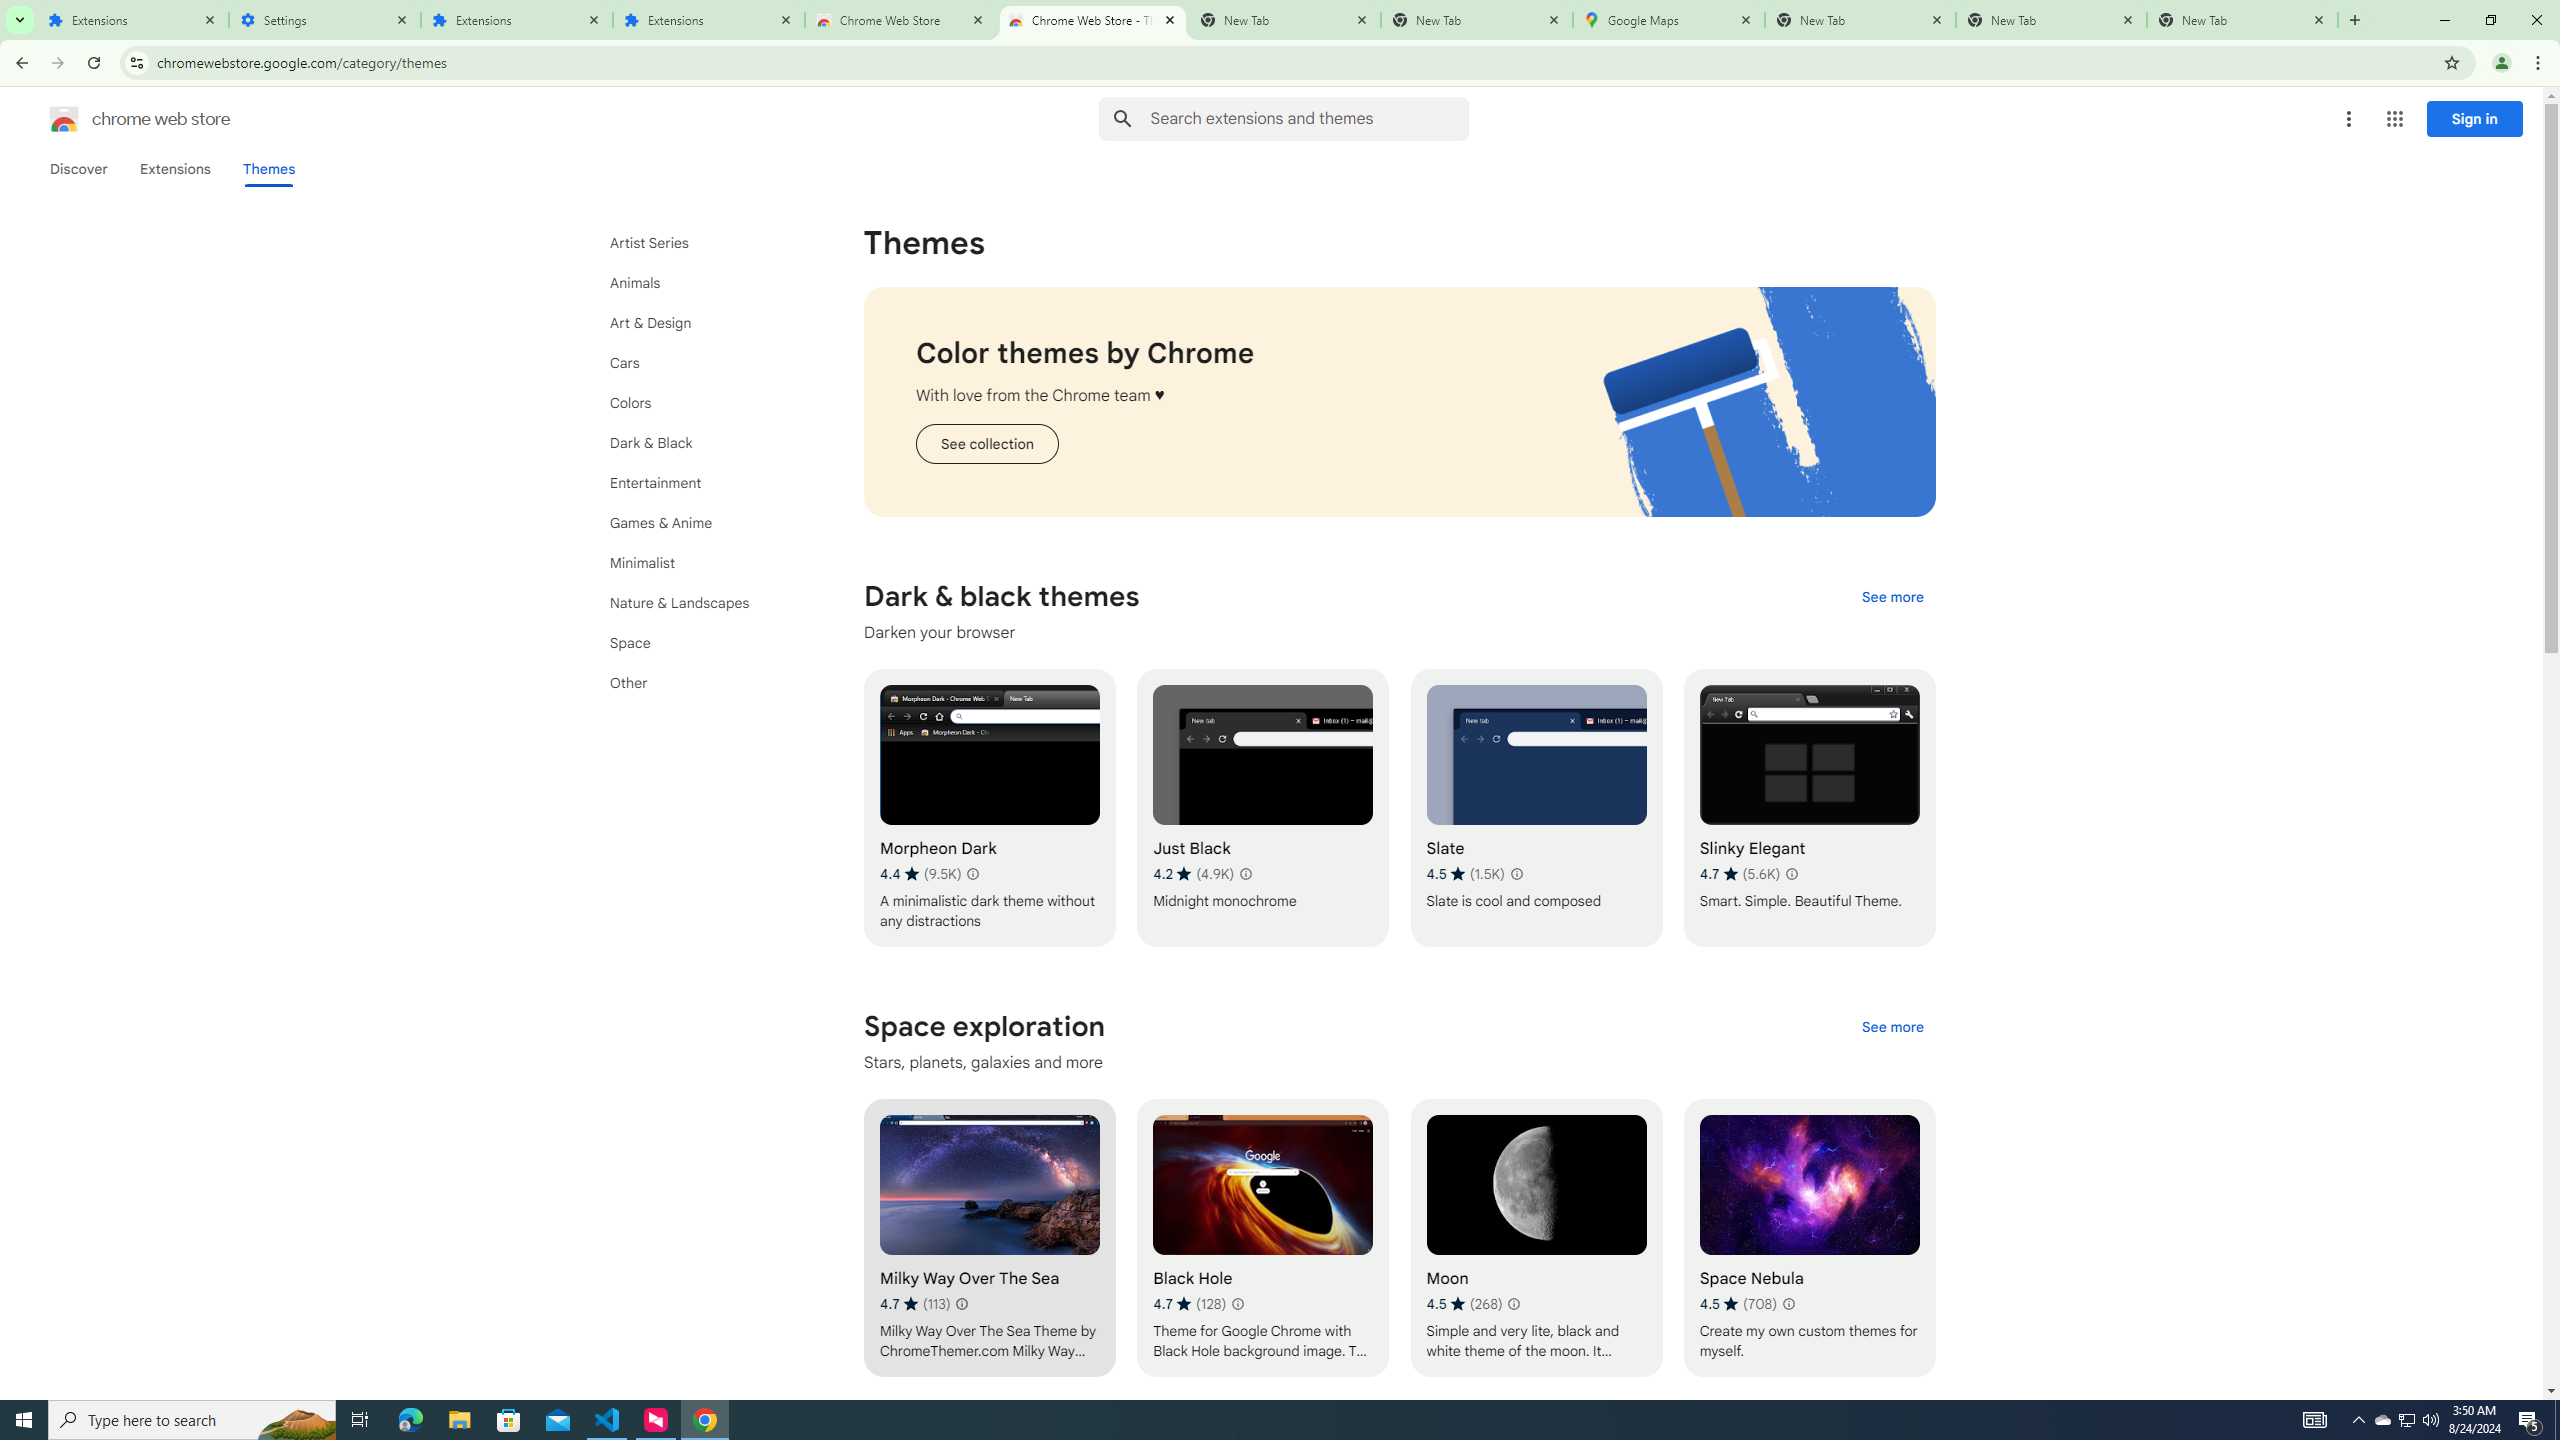  Describe the element at coordinates (986, 444) in the screenshot. I see `'See the "Color themes by Chrome" collection'` at that location.